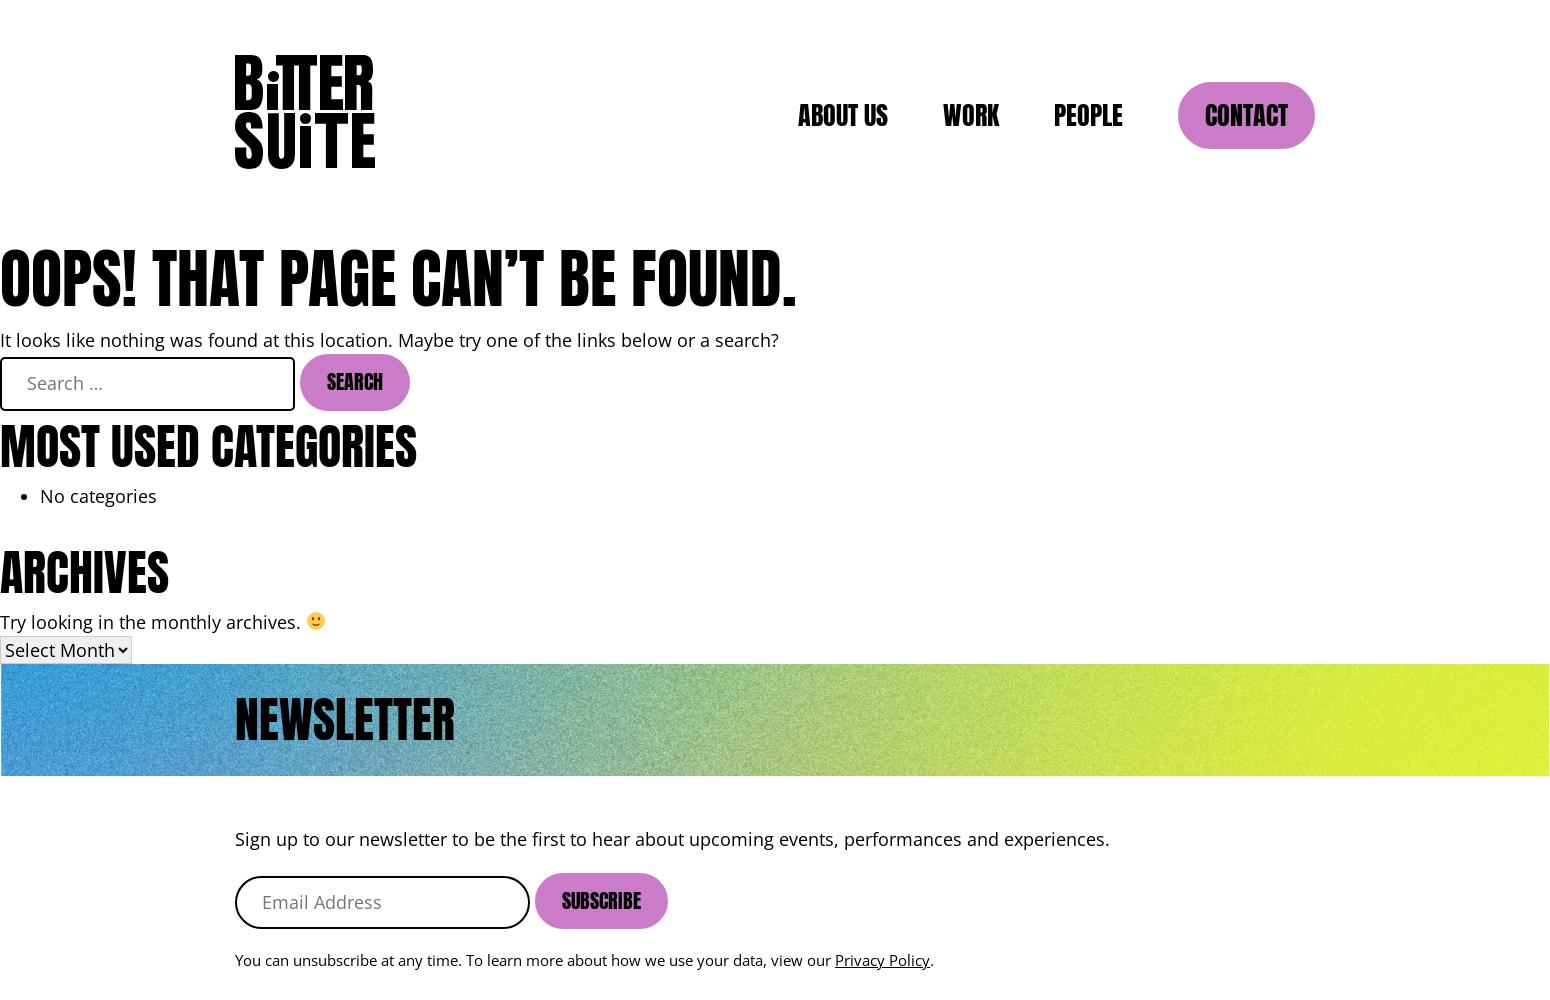  What do you see at coordinates (207, 445) in the screenshot?
I see `'Most Used Categories'` at bounding box center [207, 445].